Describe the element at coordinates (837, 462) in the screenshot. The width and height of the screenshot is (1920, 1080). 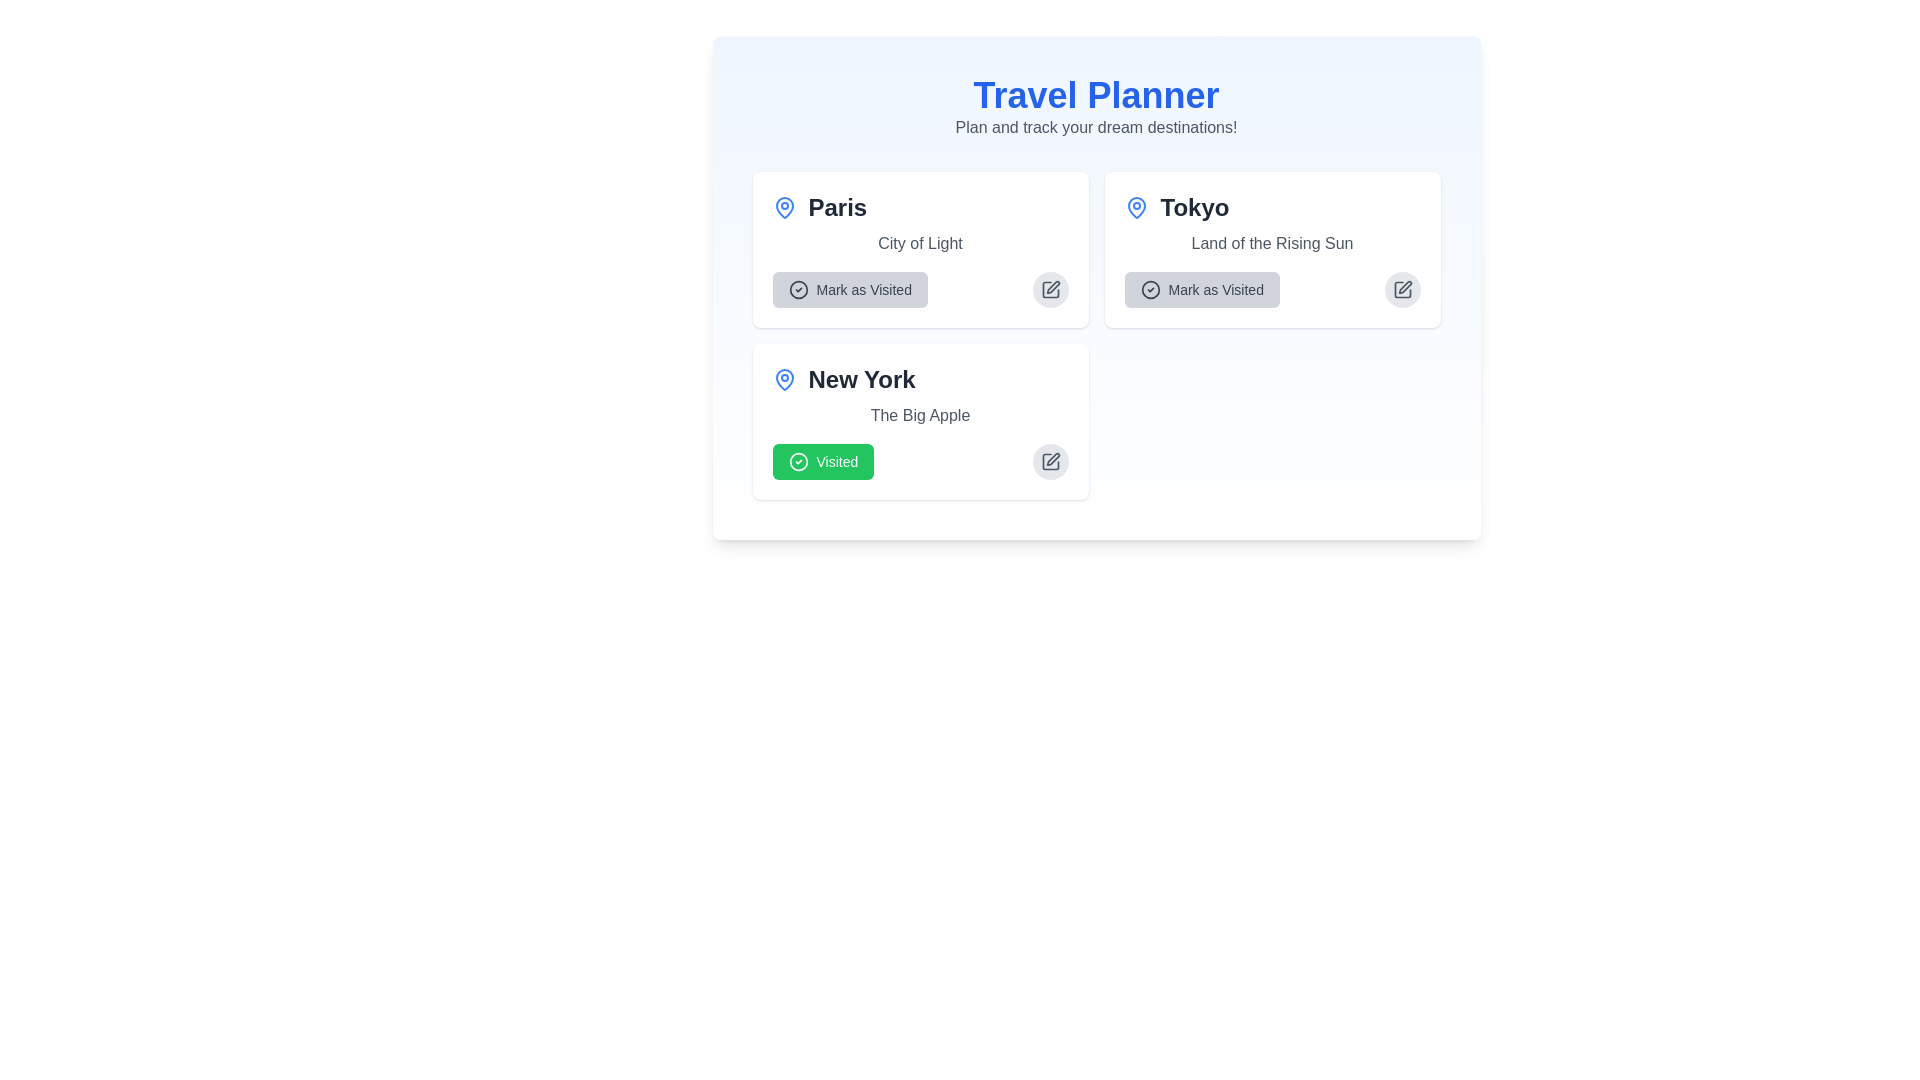
I see `text indicating that the associated location has been visited, located in the bottom-left corner of the 'New York' card as part of a button` at that location.